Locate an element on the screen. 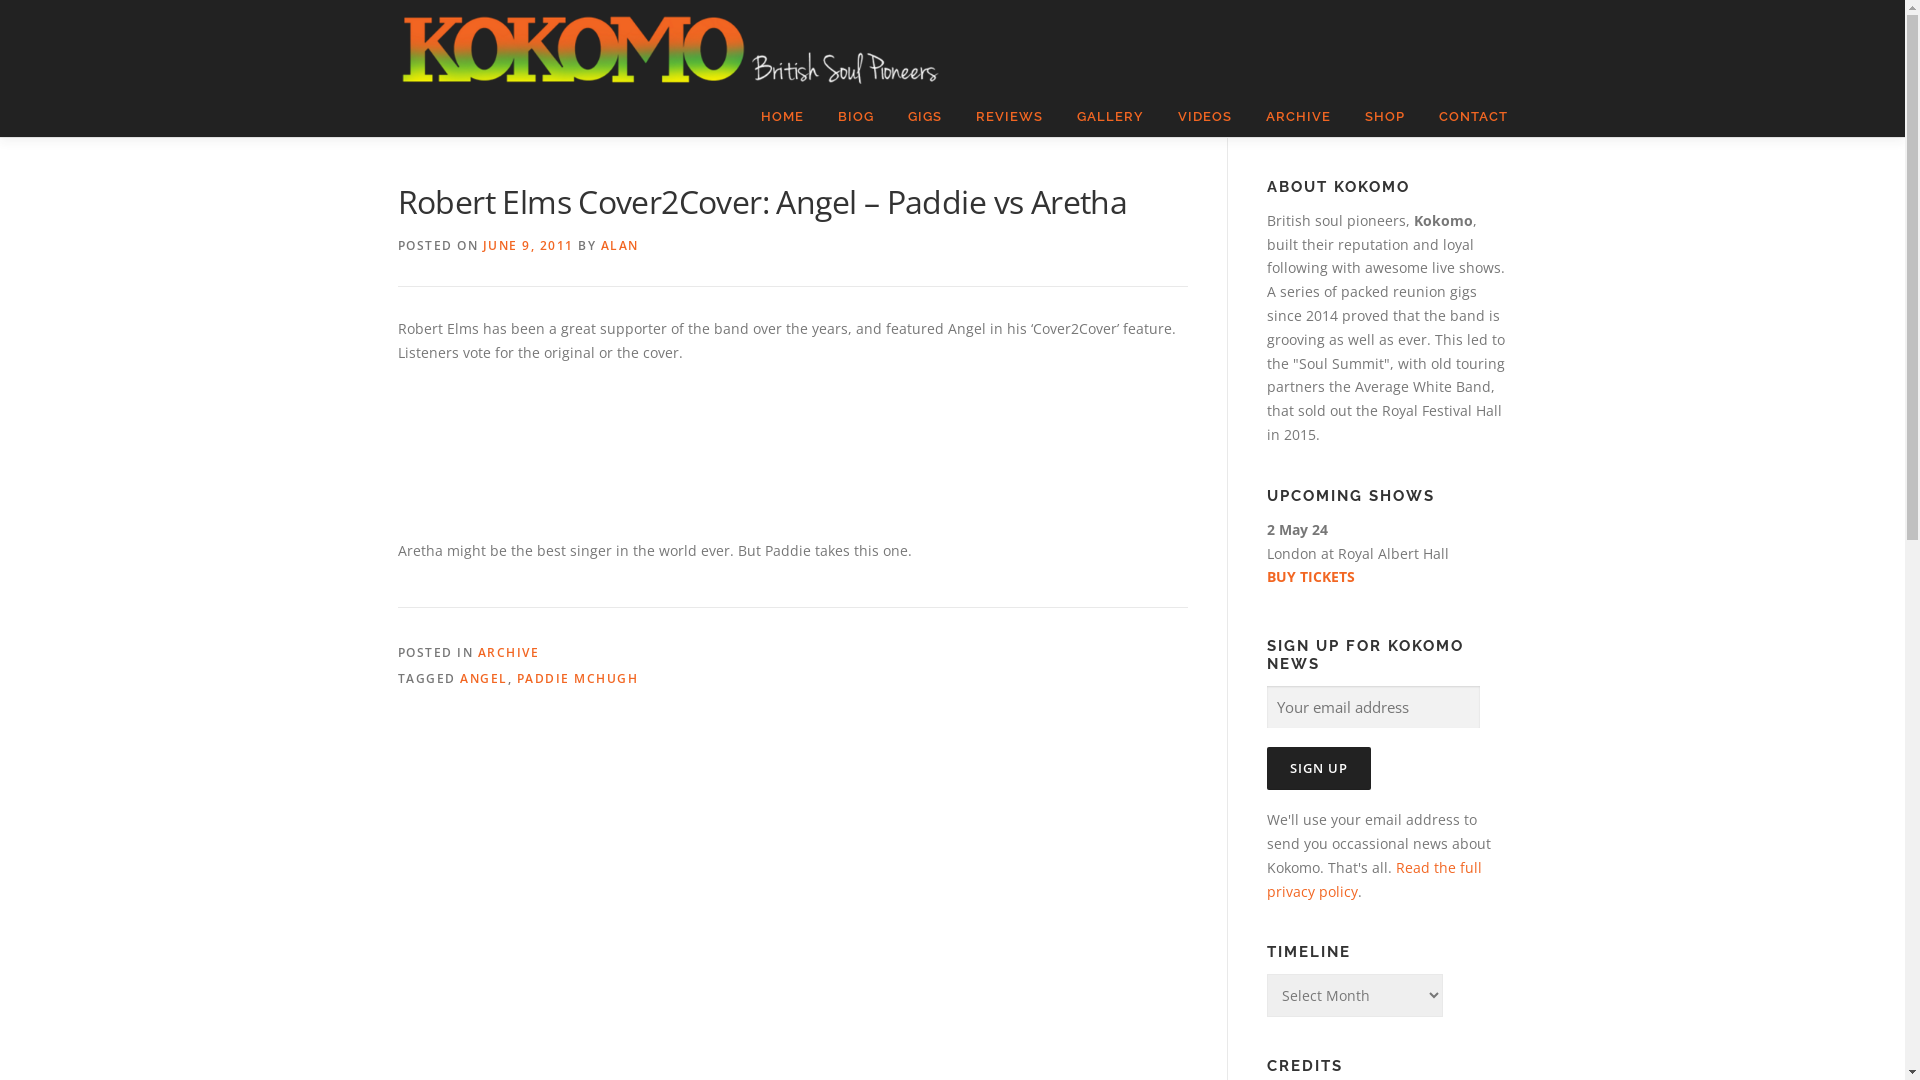 The height and width of the screenshot is (1080, 1920). 'ANGEL' is located at coordinates (459, 677).